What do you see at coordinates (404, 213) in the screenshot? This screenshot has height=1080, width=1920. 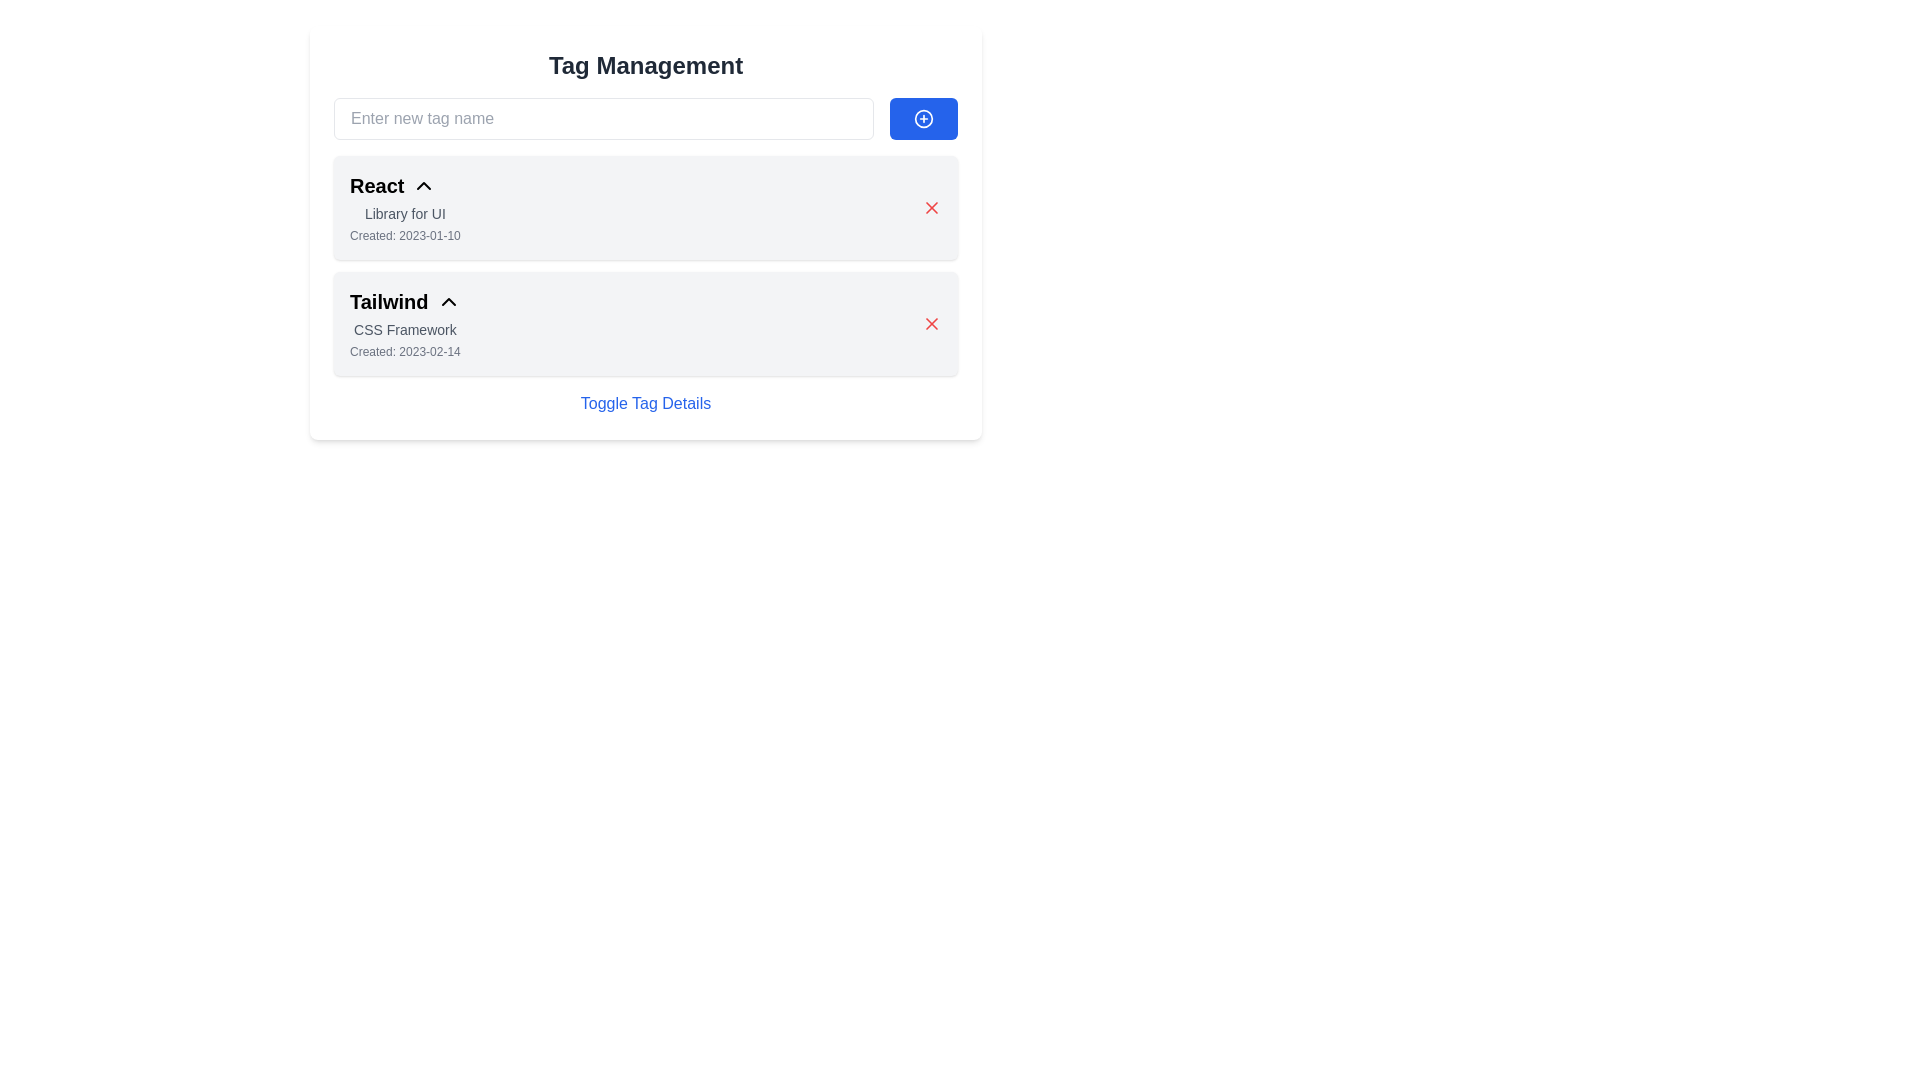 I see `the descriptive text that specifies the function of the 'React' item, which indicates it as a 'Library for UI'` at bounding box center [404, 213].